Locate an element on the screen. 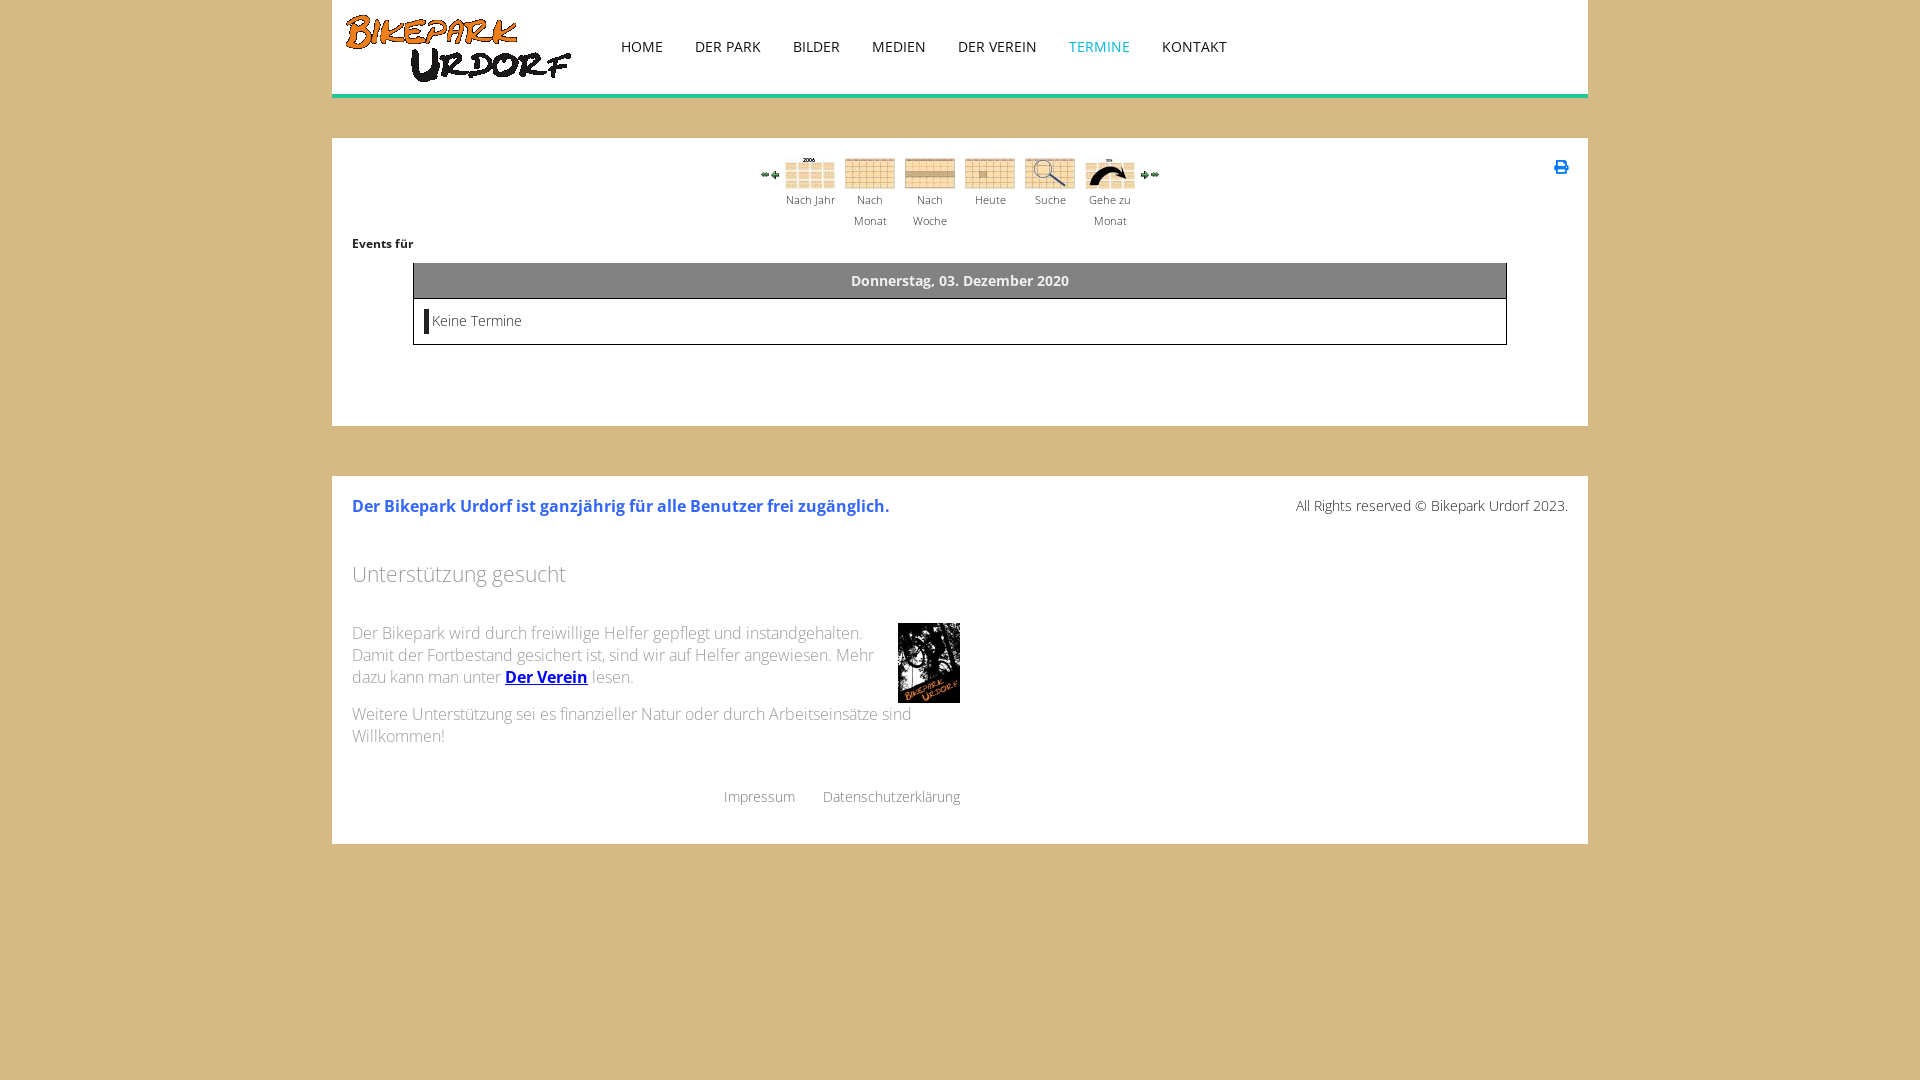  'MEDIEN' is located at coordinates (897, 45).